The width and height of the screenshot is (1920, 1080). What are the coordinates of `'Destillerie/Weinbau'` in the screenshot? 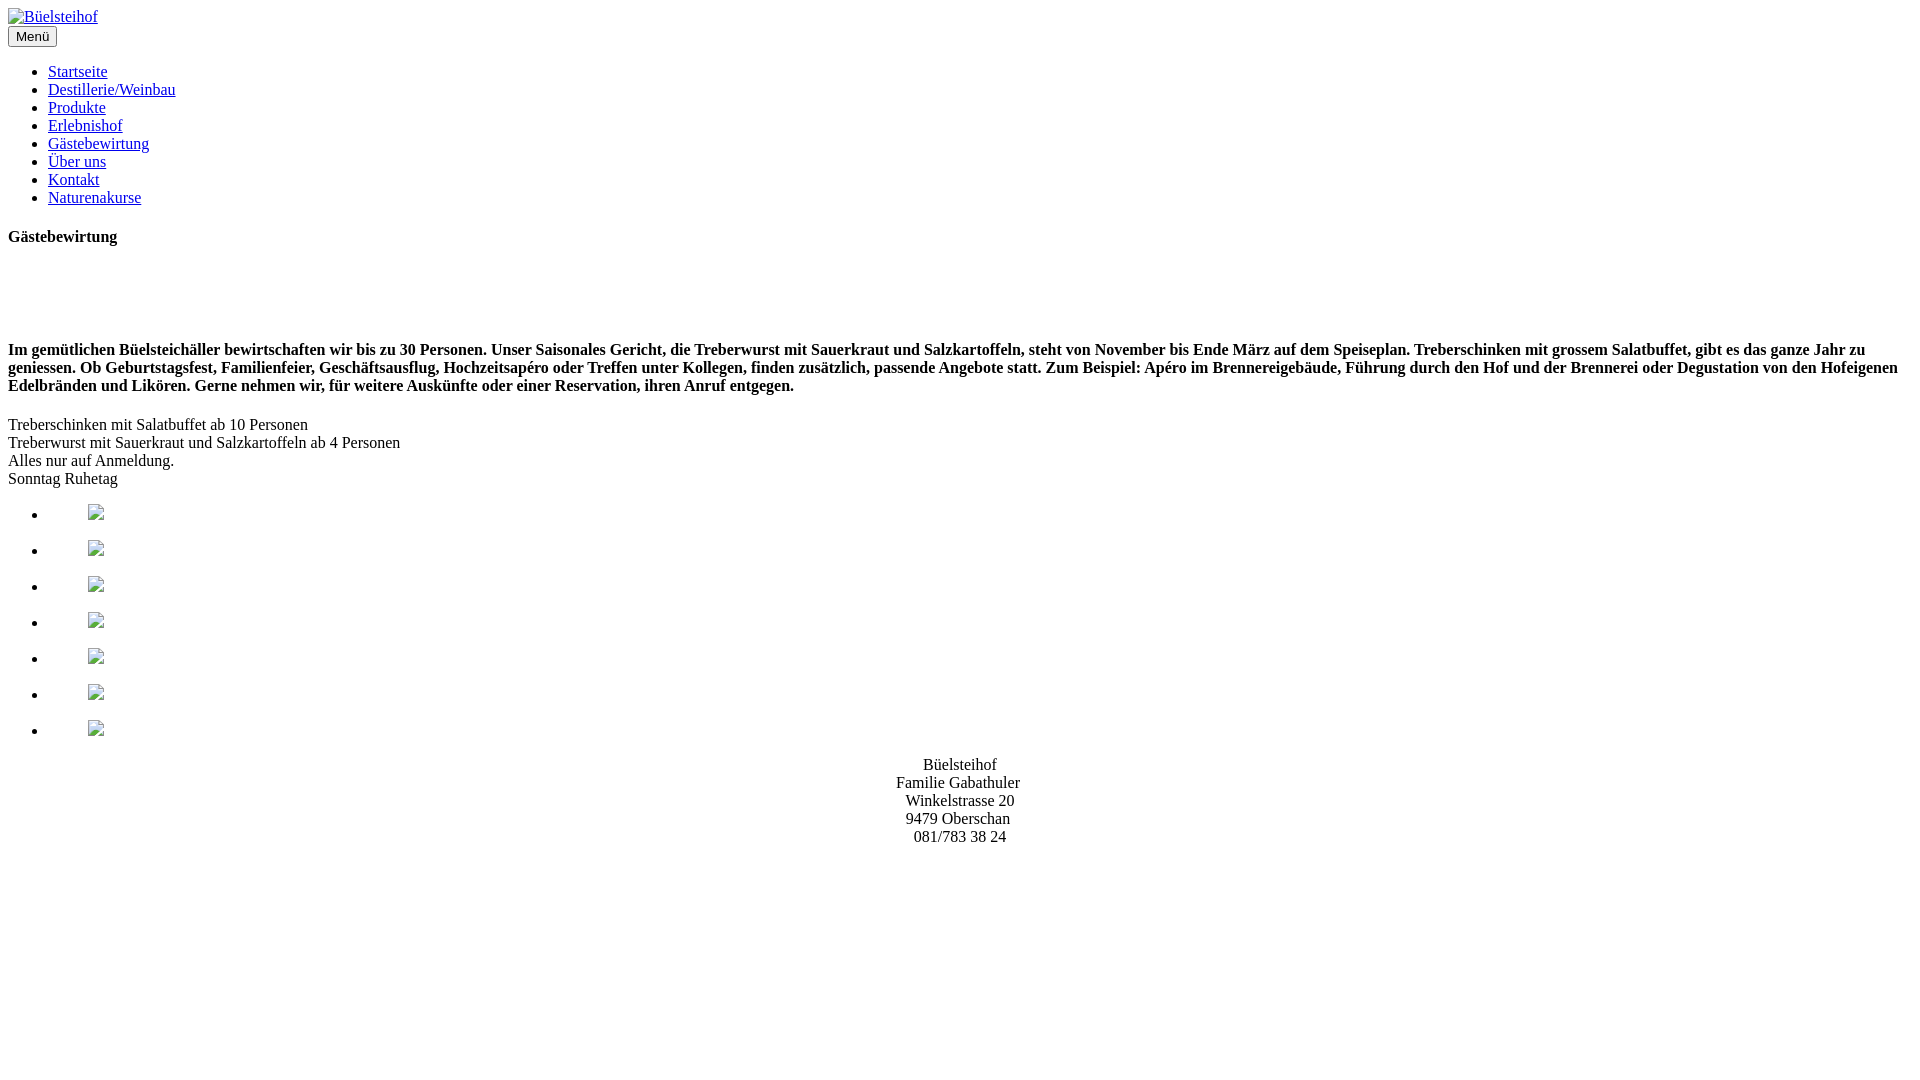 It's located at (110, 88).